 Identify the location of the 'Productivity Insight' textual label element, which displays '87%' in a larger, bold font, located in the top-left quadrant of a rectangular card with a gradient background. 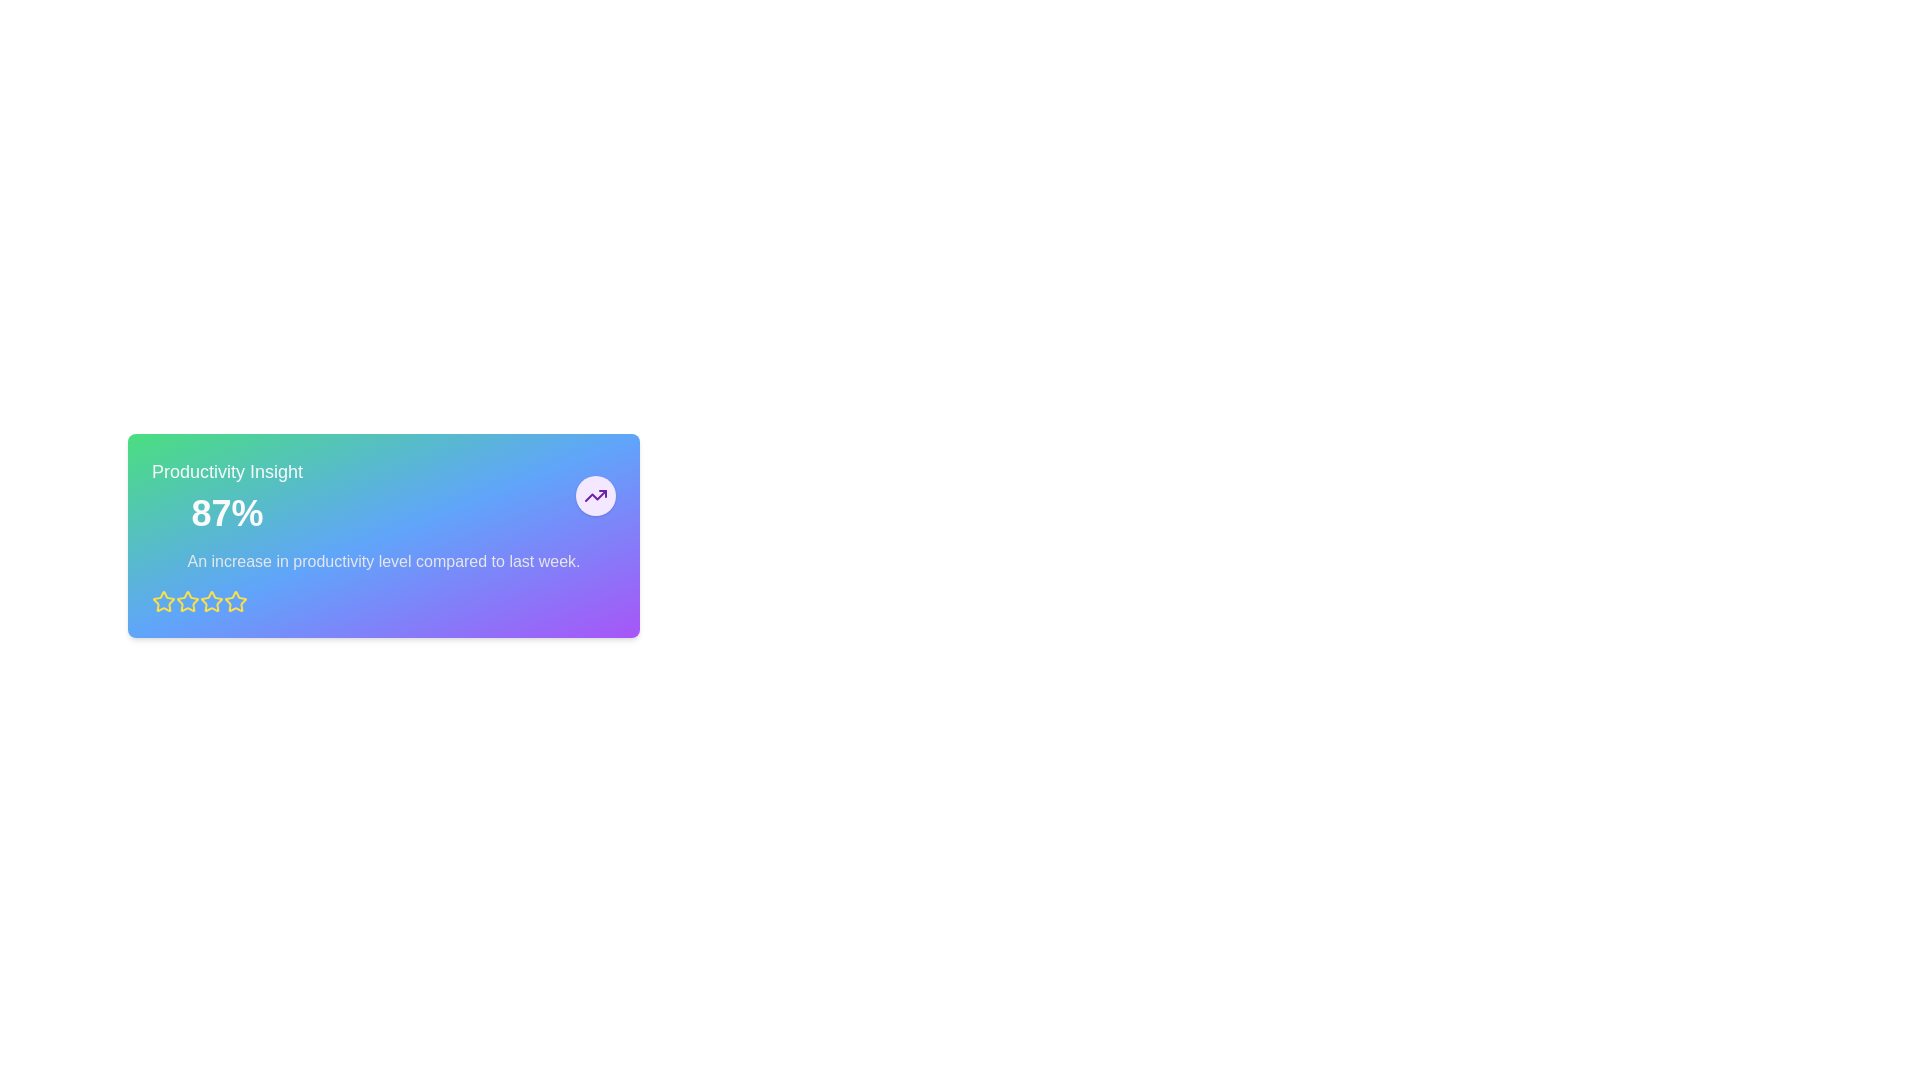
(227, 495).